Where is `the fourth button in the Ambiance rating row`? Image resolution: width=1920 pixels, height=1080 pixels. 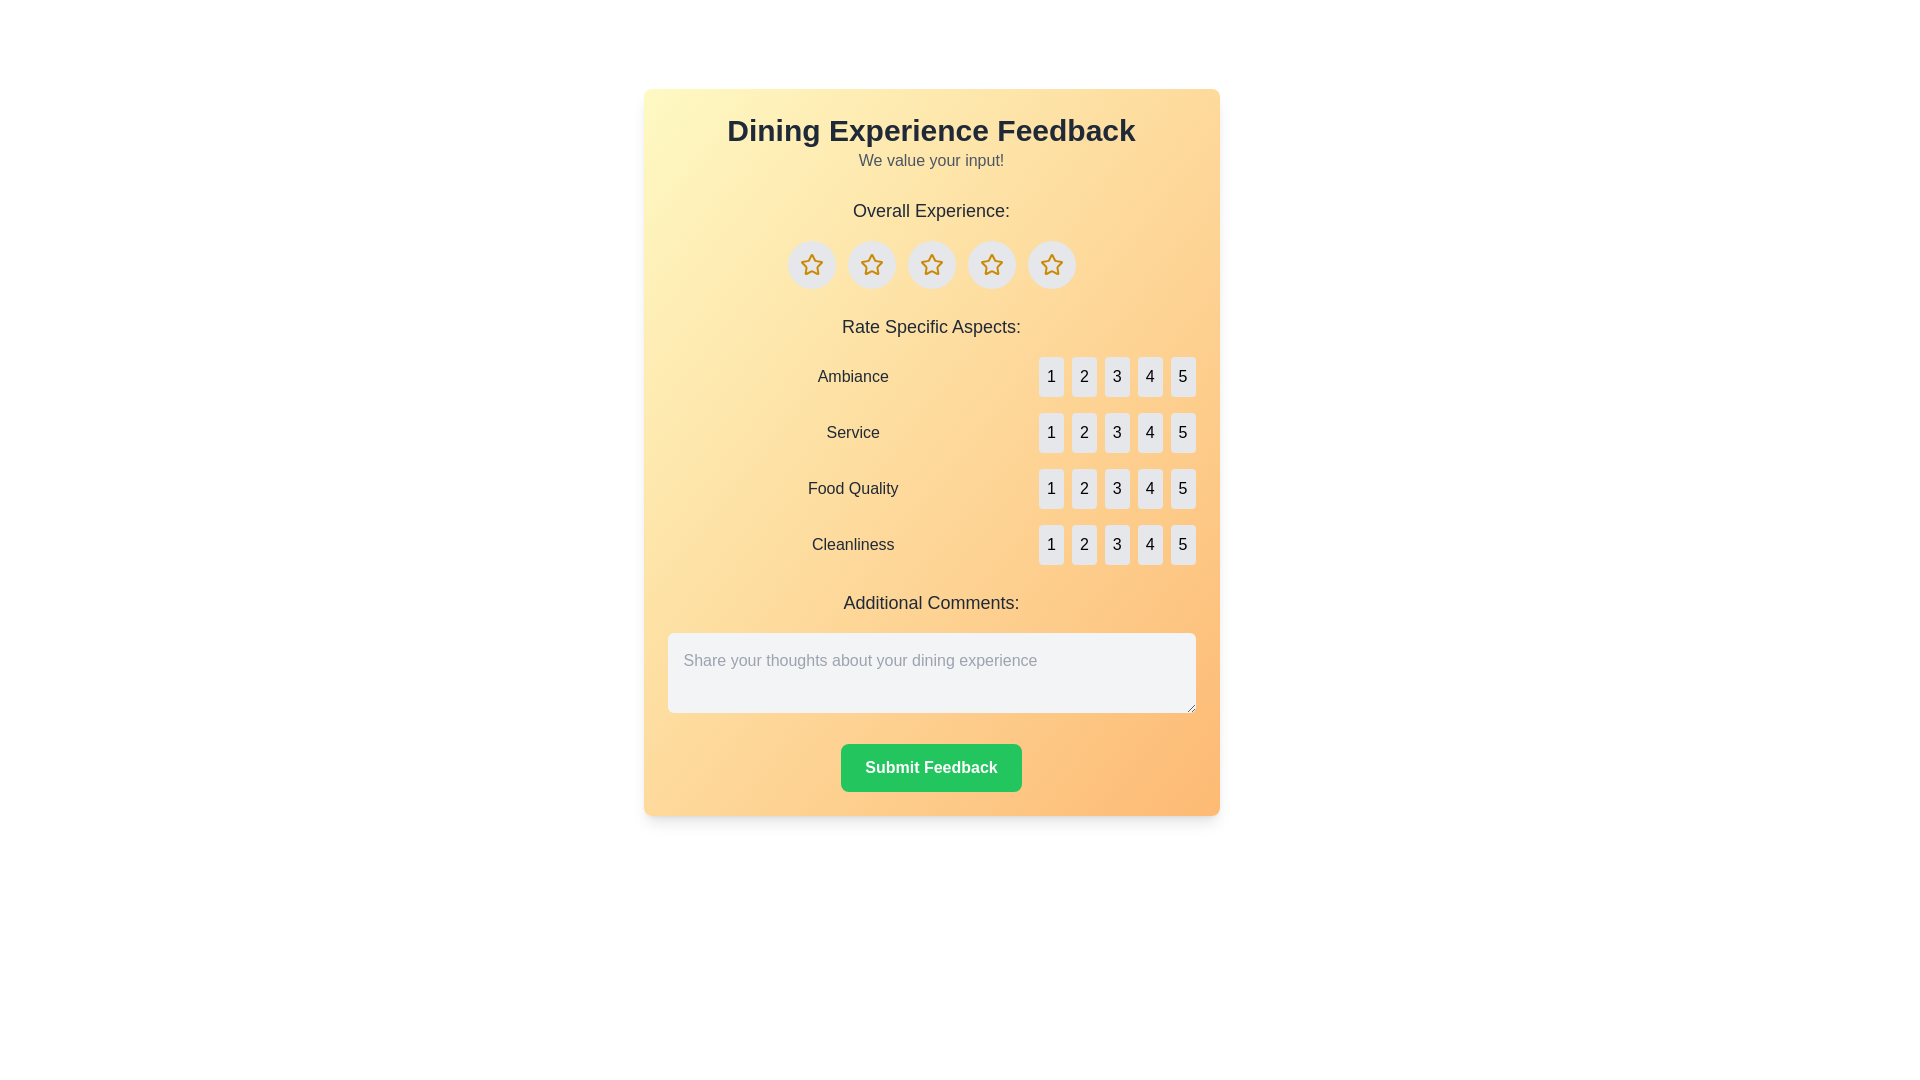 the fourth button in the Ambiance rating row is located at coordinates (1150, 377).